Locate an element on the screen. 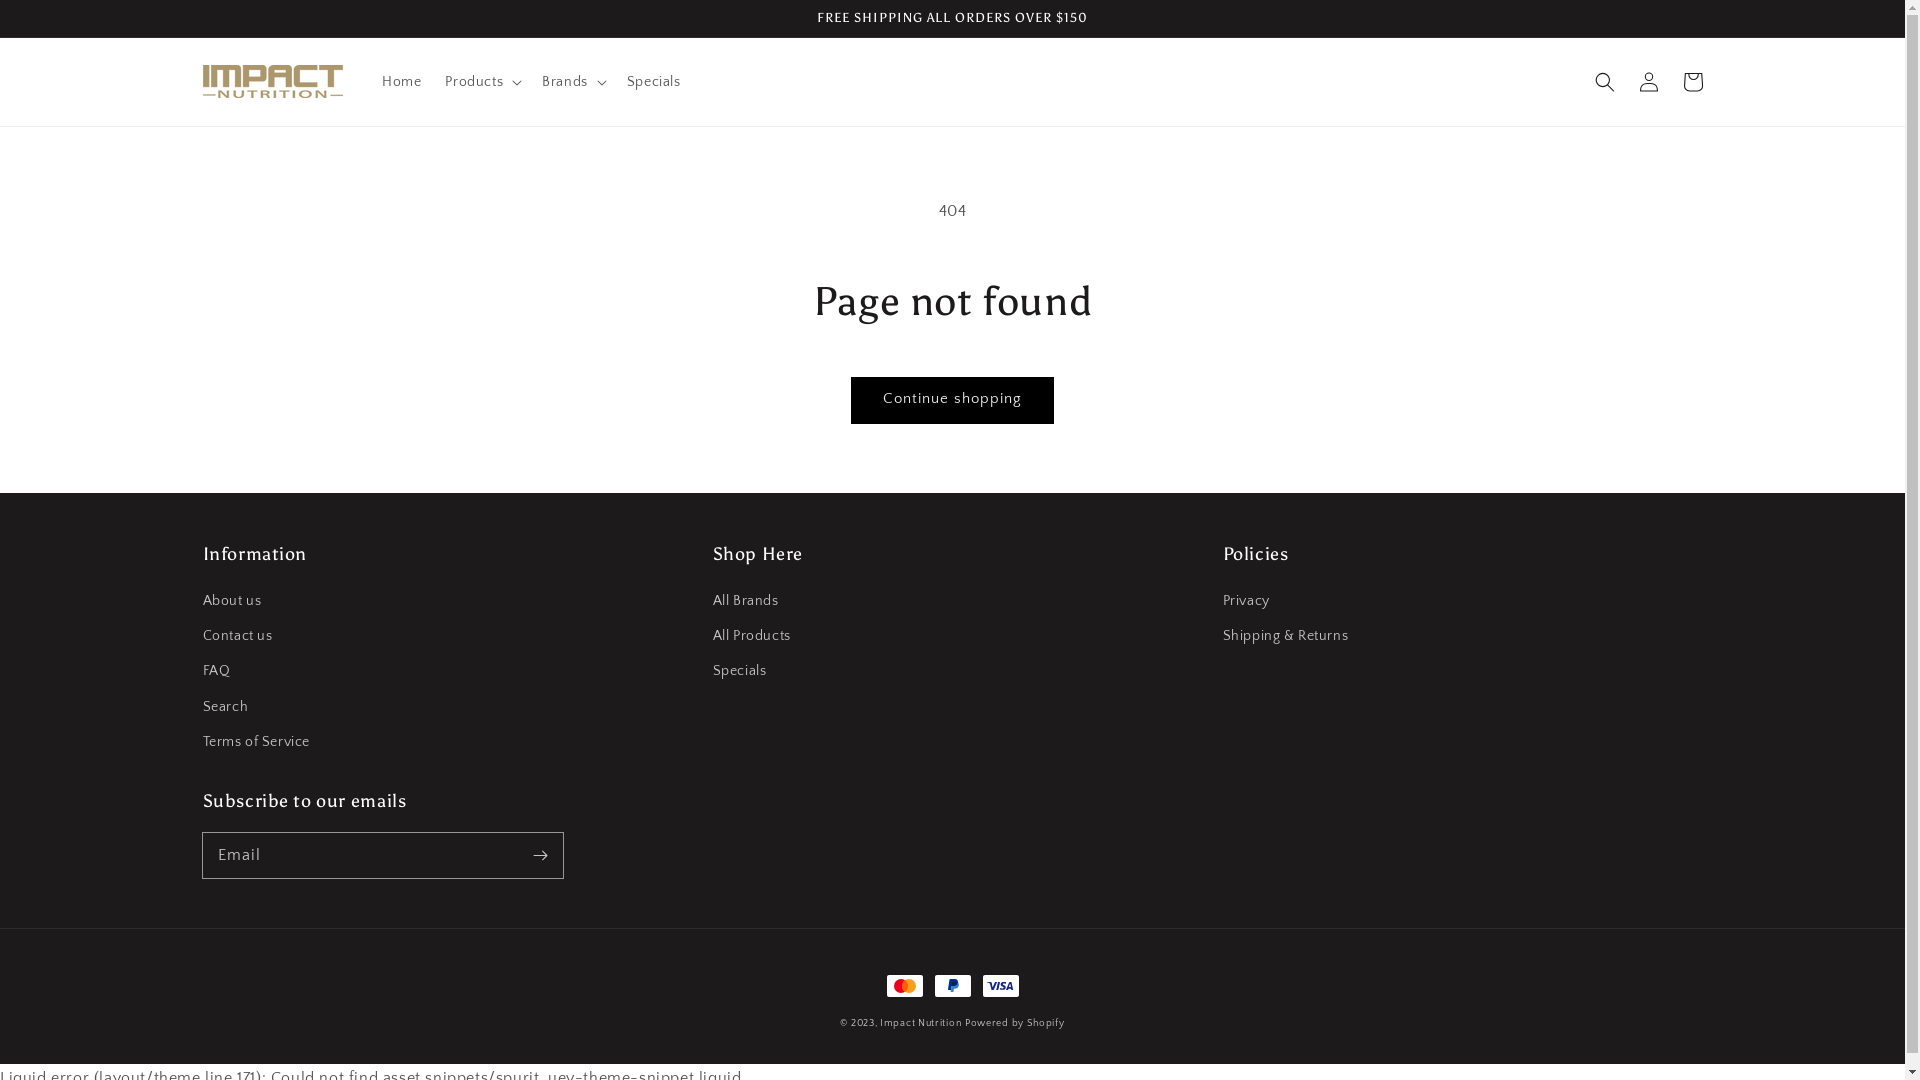 The image size is (1920, 1080). 'About us' is located at coordinates (231, 603).